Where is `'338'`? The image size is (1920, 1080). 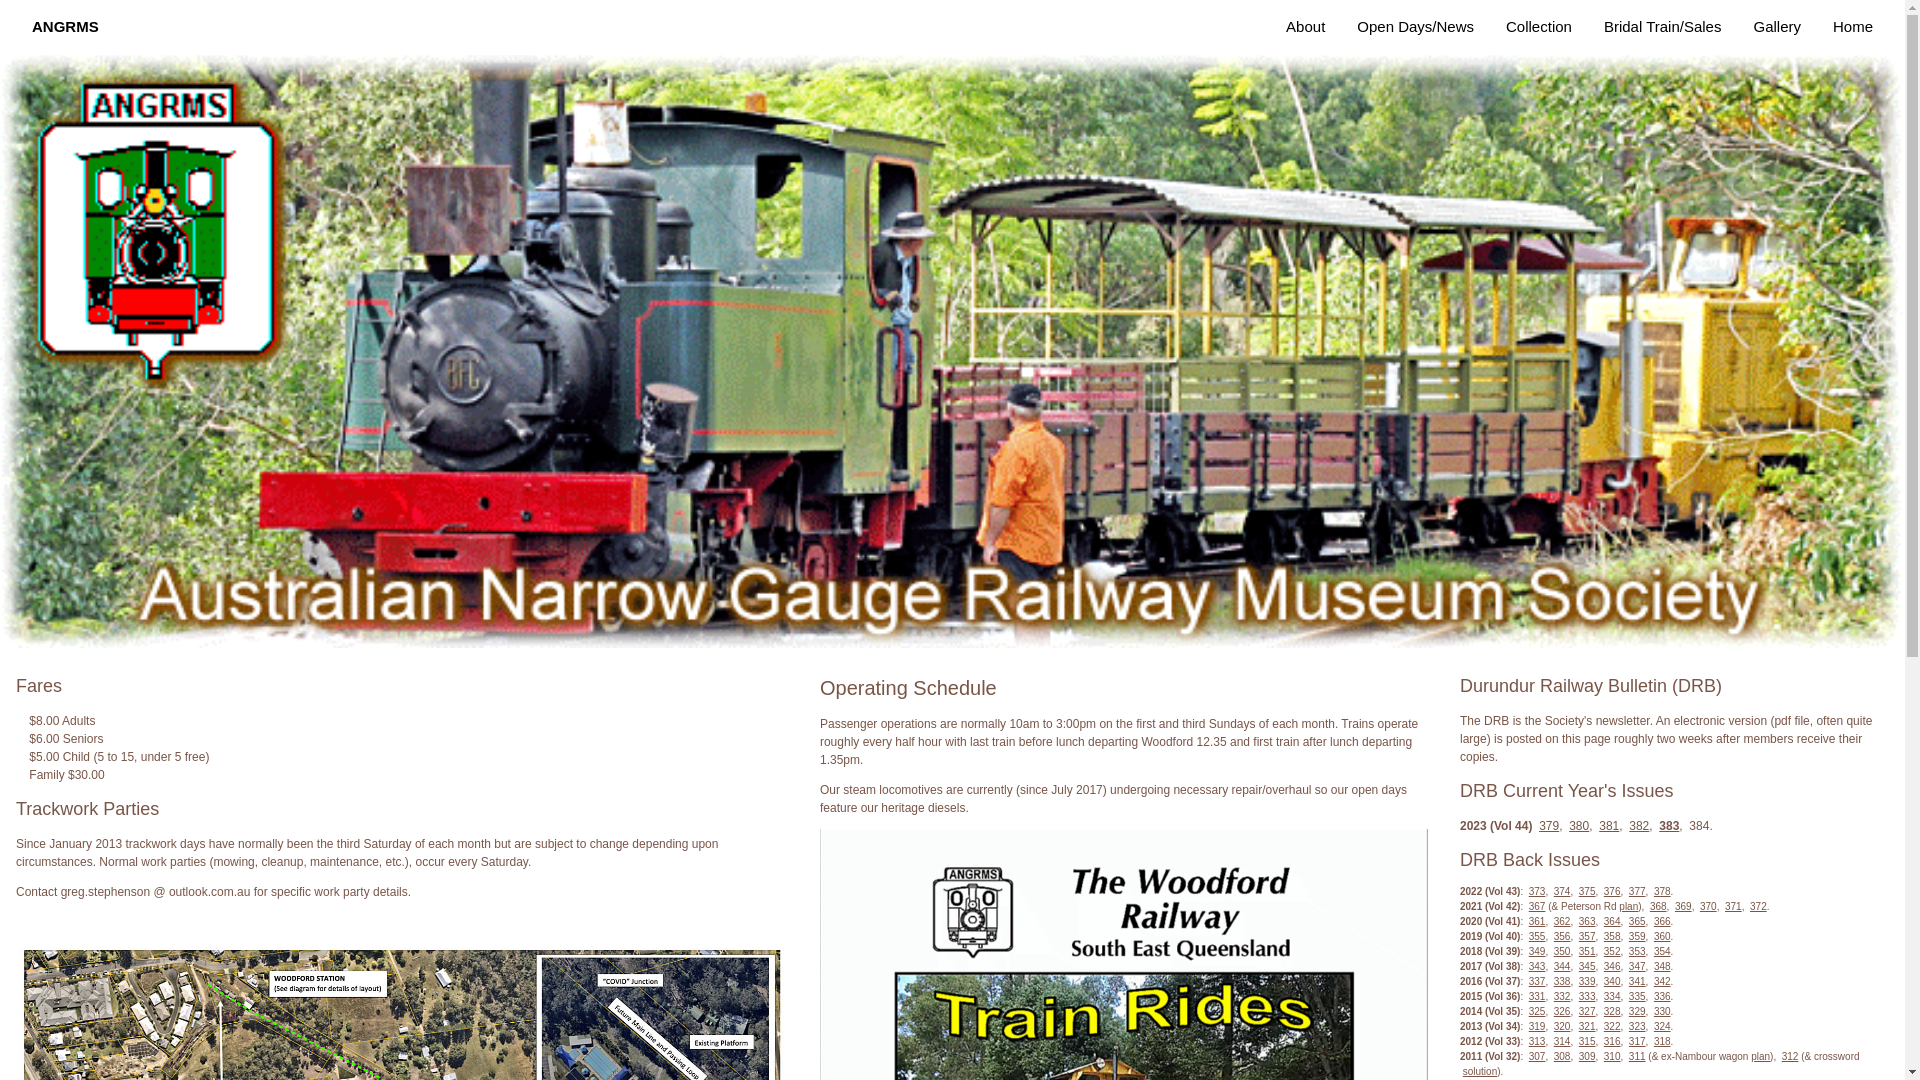
'338' is located at coordinates (1553, 980).